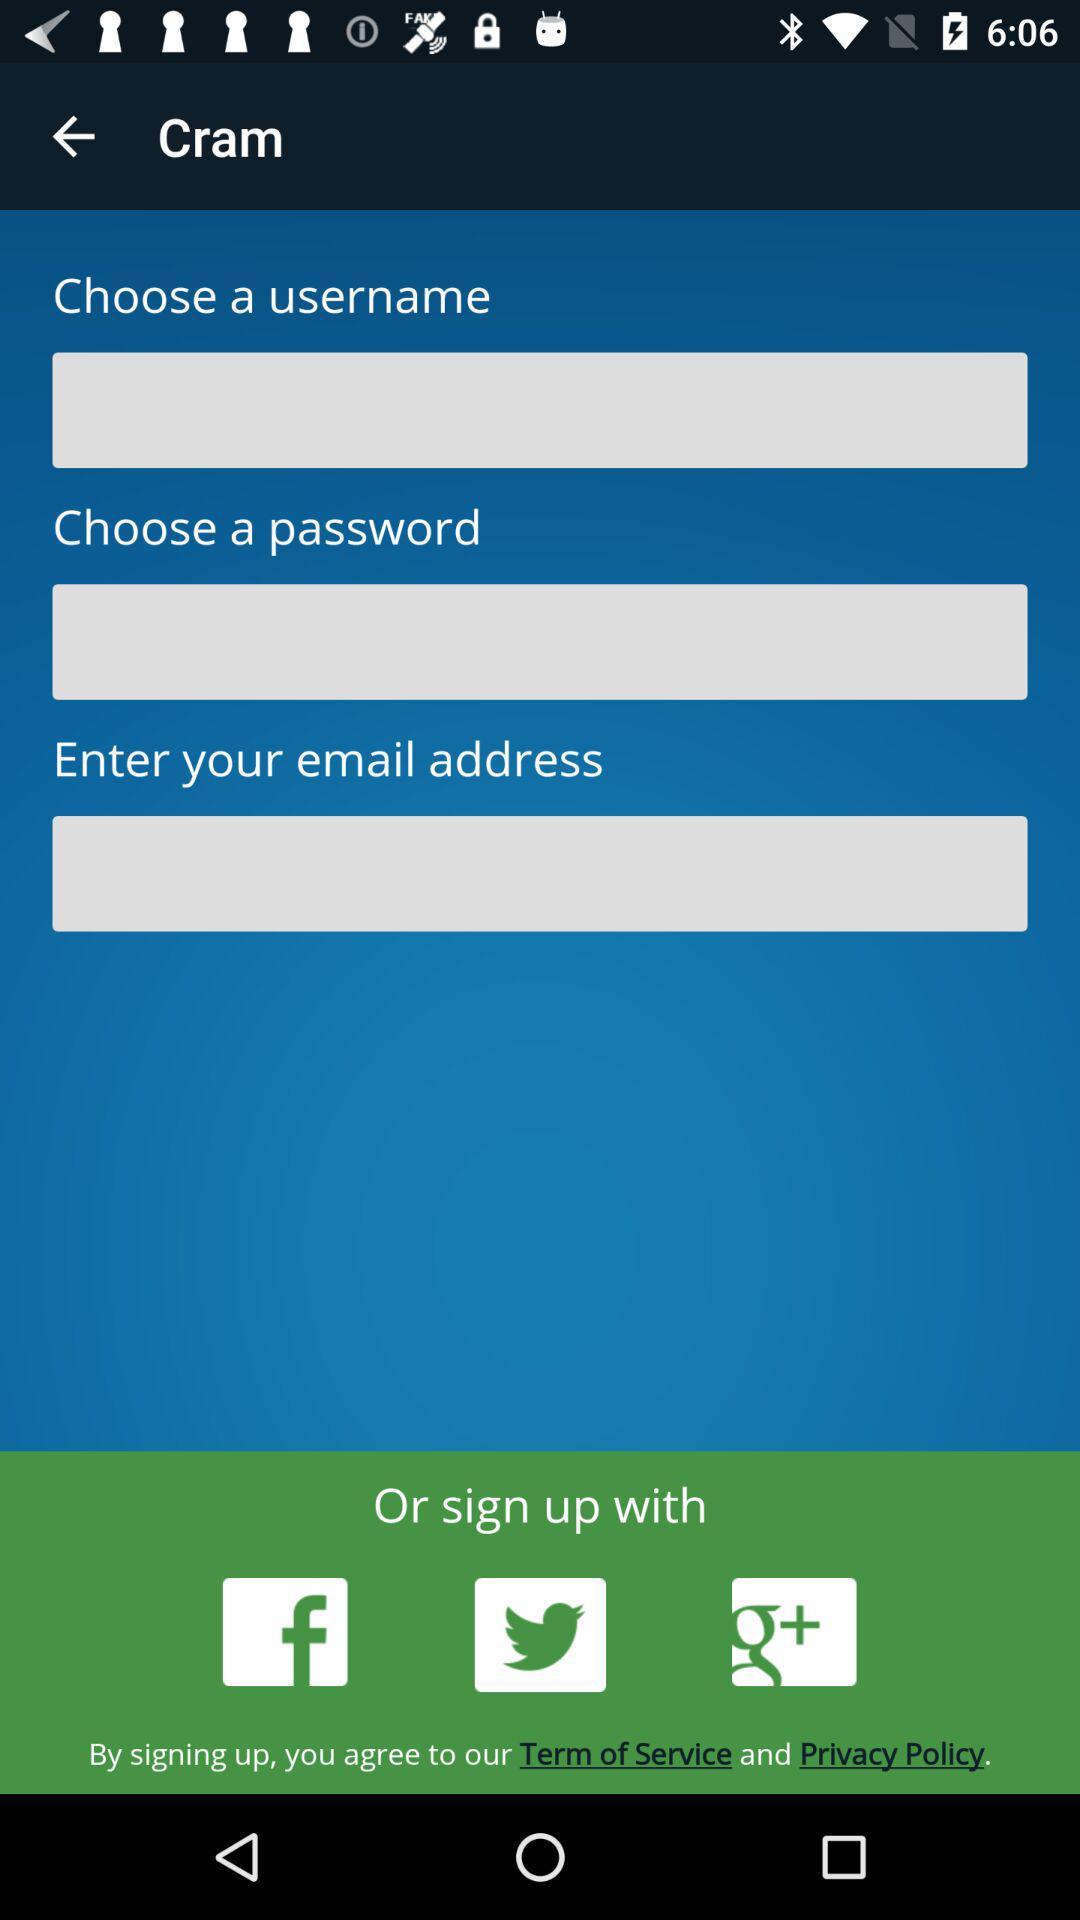 The width and height of the screenshot is (1080, 1920). What do you see at coordinates (793, 1632) in the screenshot?
I see `the icon above by signing up` at bounding box center [793, 1632].